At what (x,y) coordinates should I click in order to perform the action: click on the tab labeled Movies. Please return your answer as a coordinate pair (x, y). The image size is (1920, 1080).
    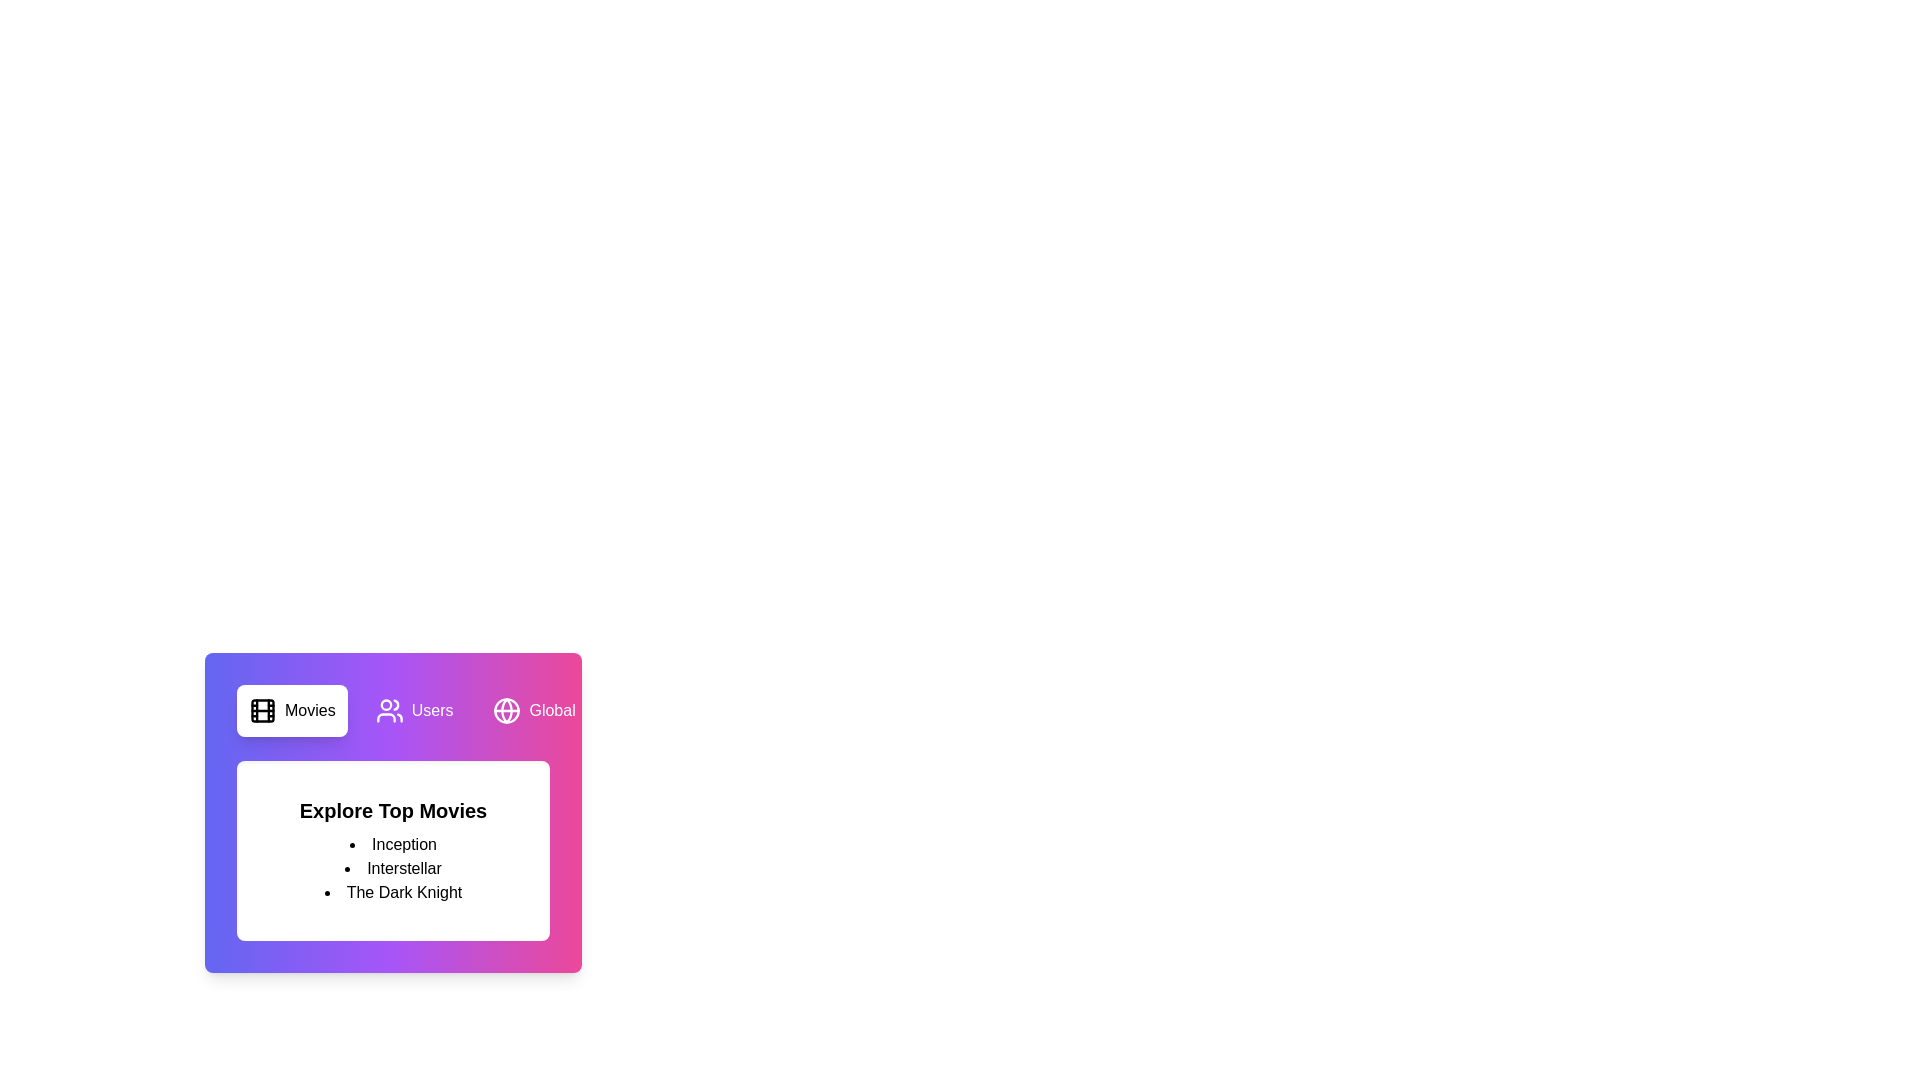
    Looking at the image, I should click on (291, 709).